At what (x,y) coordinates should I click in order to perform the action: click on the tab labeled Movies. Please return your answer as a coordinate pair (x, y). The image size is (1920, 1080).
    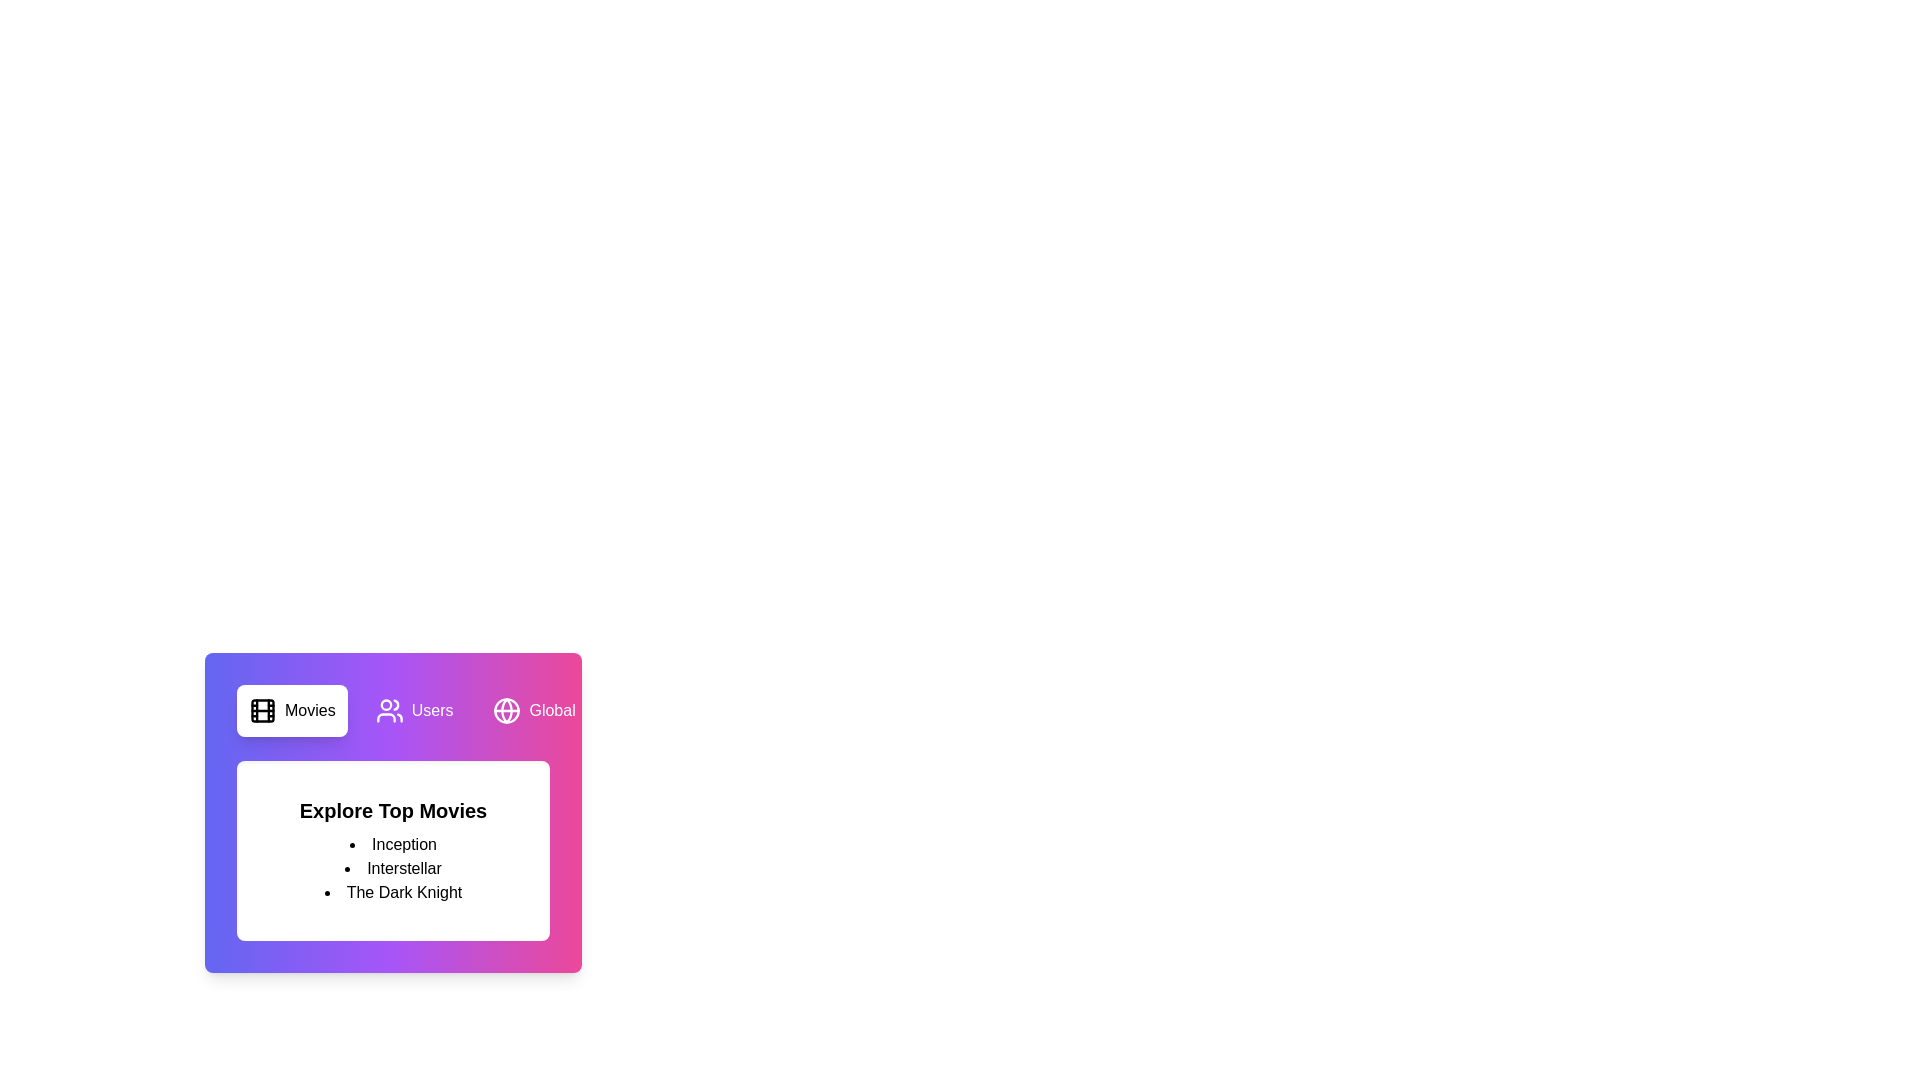
    Looking at the image, I should click on (291, 709).